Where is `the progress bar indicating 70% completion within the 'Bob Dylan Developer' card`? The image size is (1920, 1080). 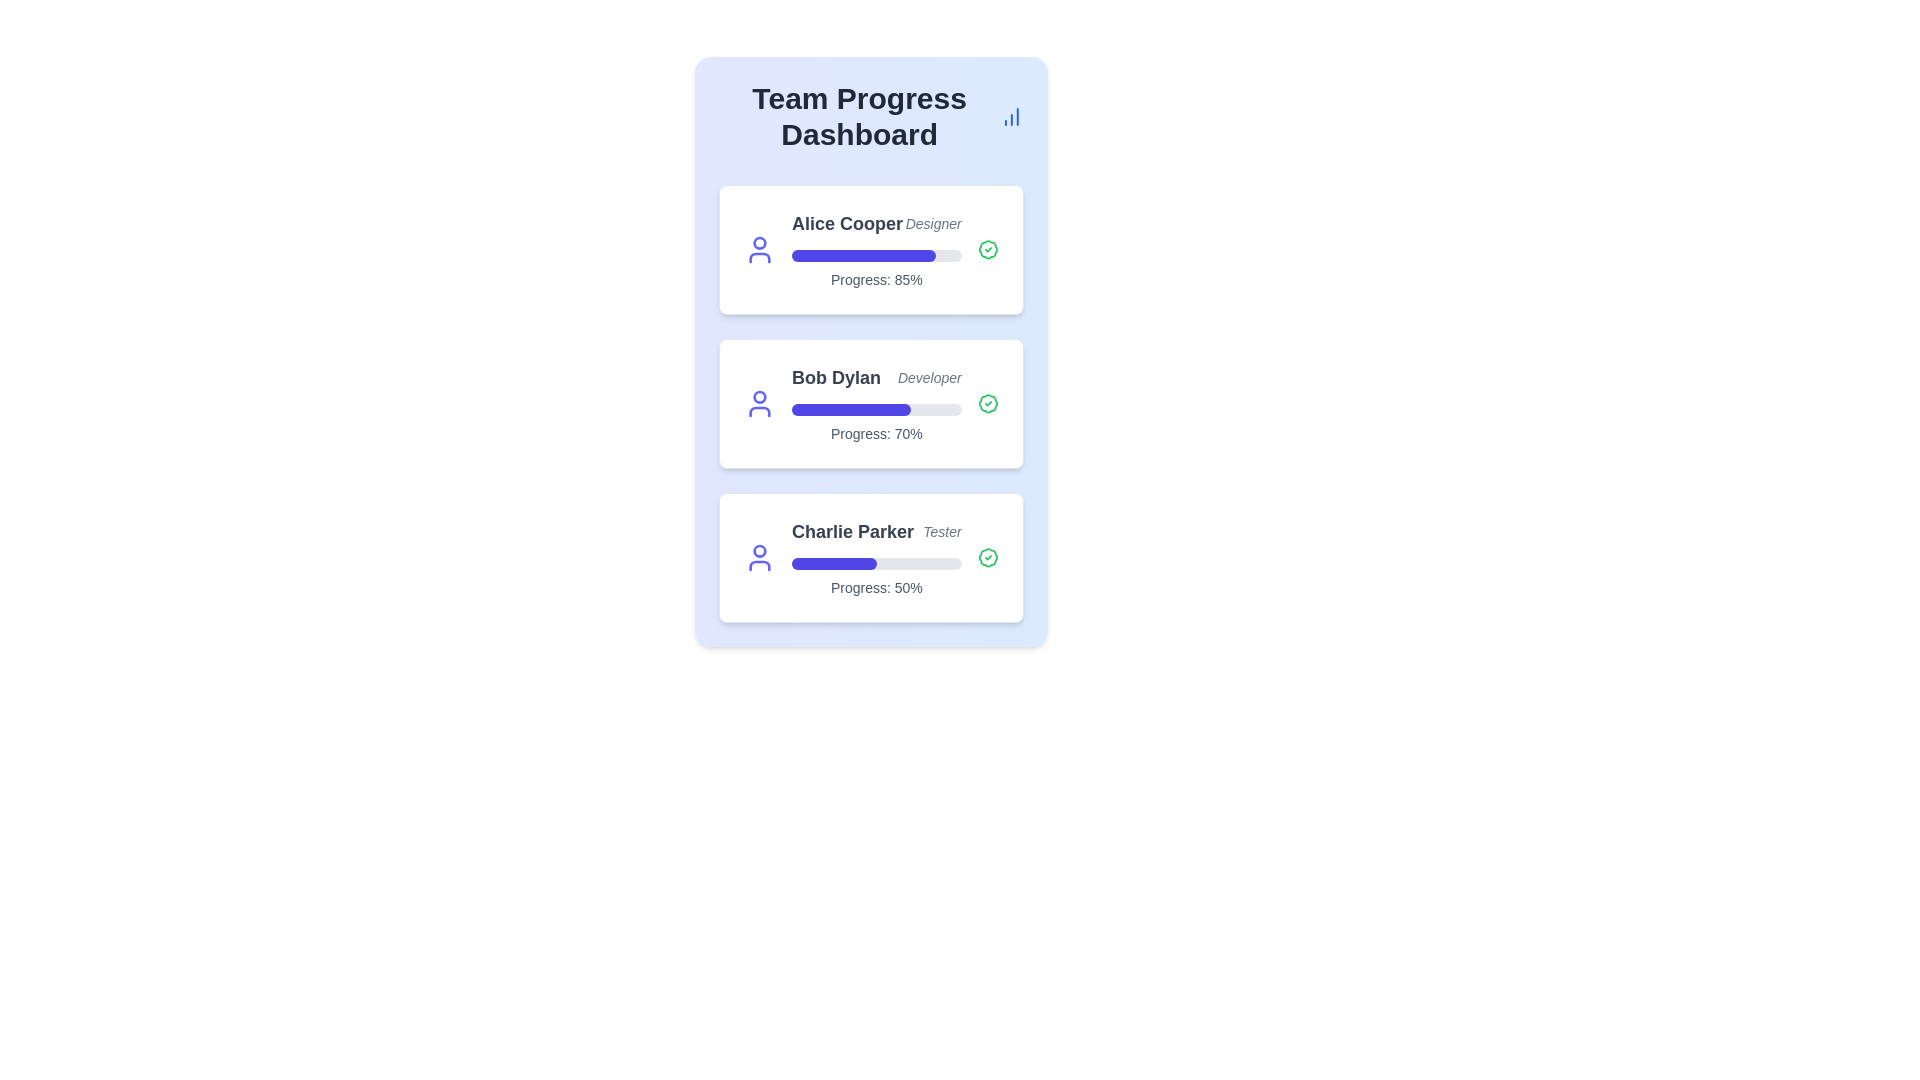 the progress bar indicating 70% completion within the 'Bob Dylan Developer' card is located at coordinates (876, 408).